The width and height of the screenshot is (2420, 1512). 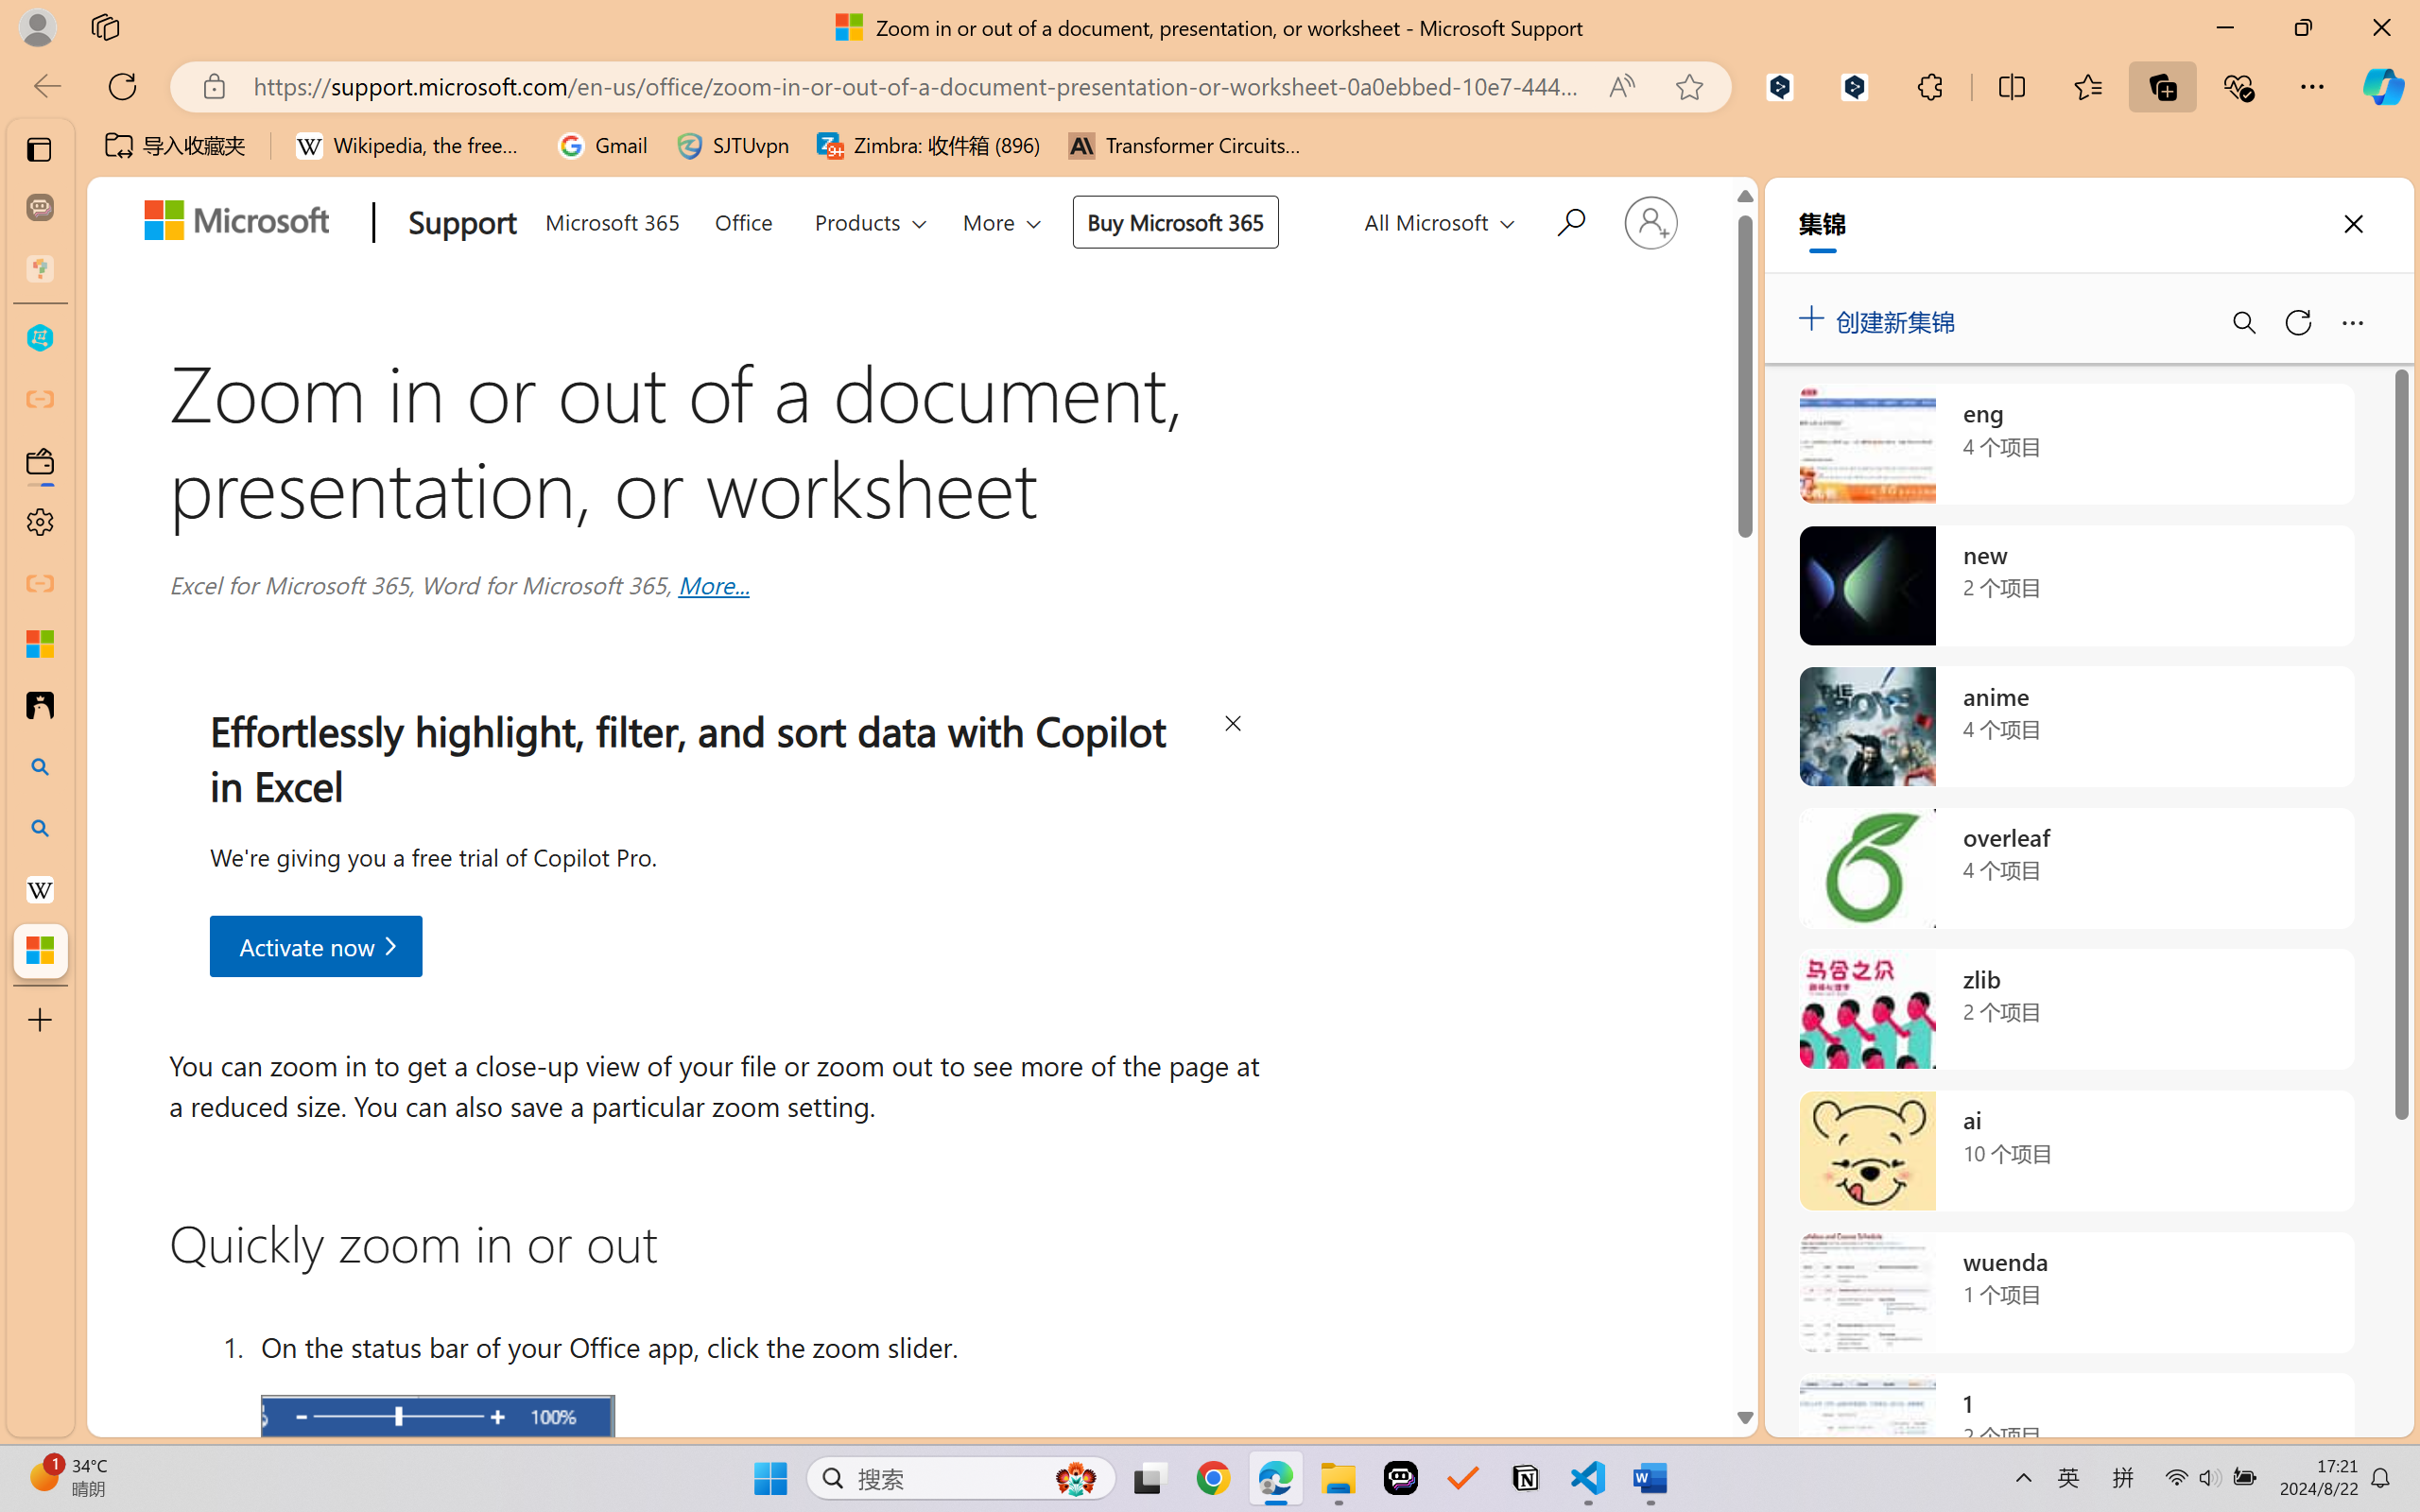 I want to click on 'Transformer Circuits Thread', so click(x=1184, y=145).